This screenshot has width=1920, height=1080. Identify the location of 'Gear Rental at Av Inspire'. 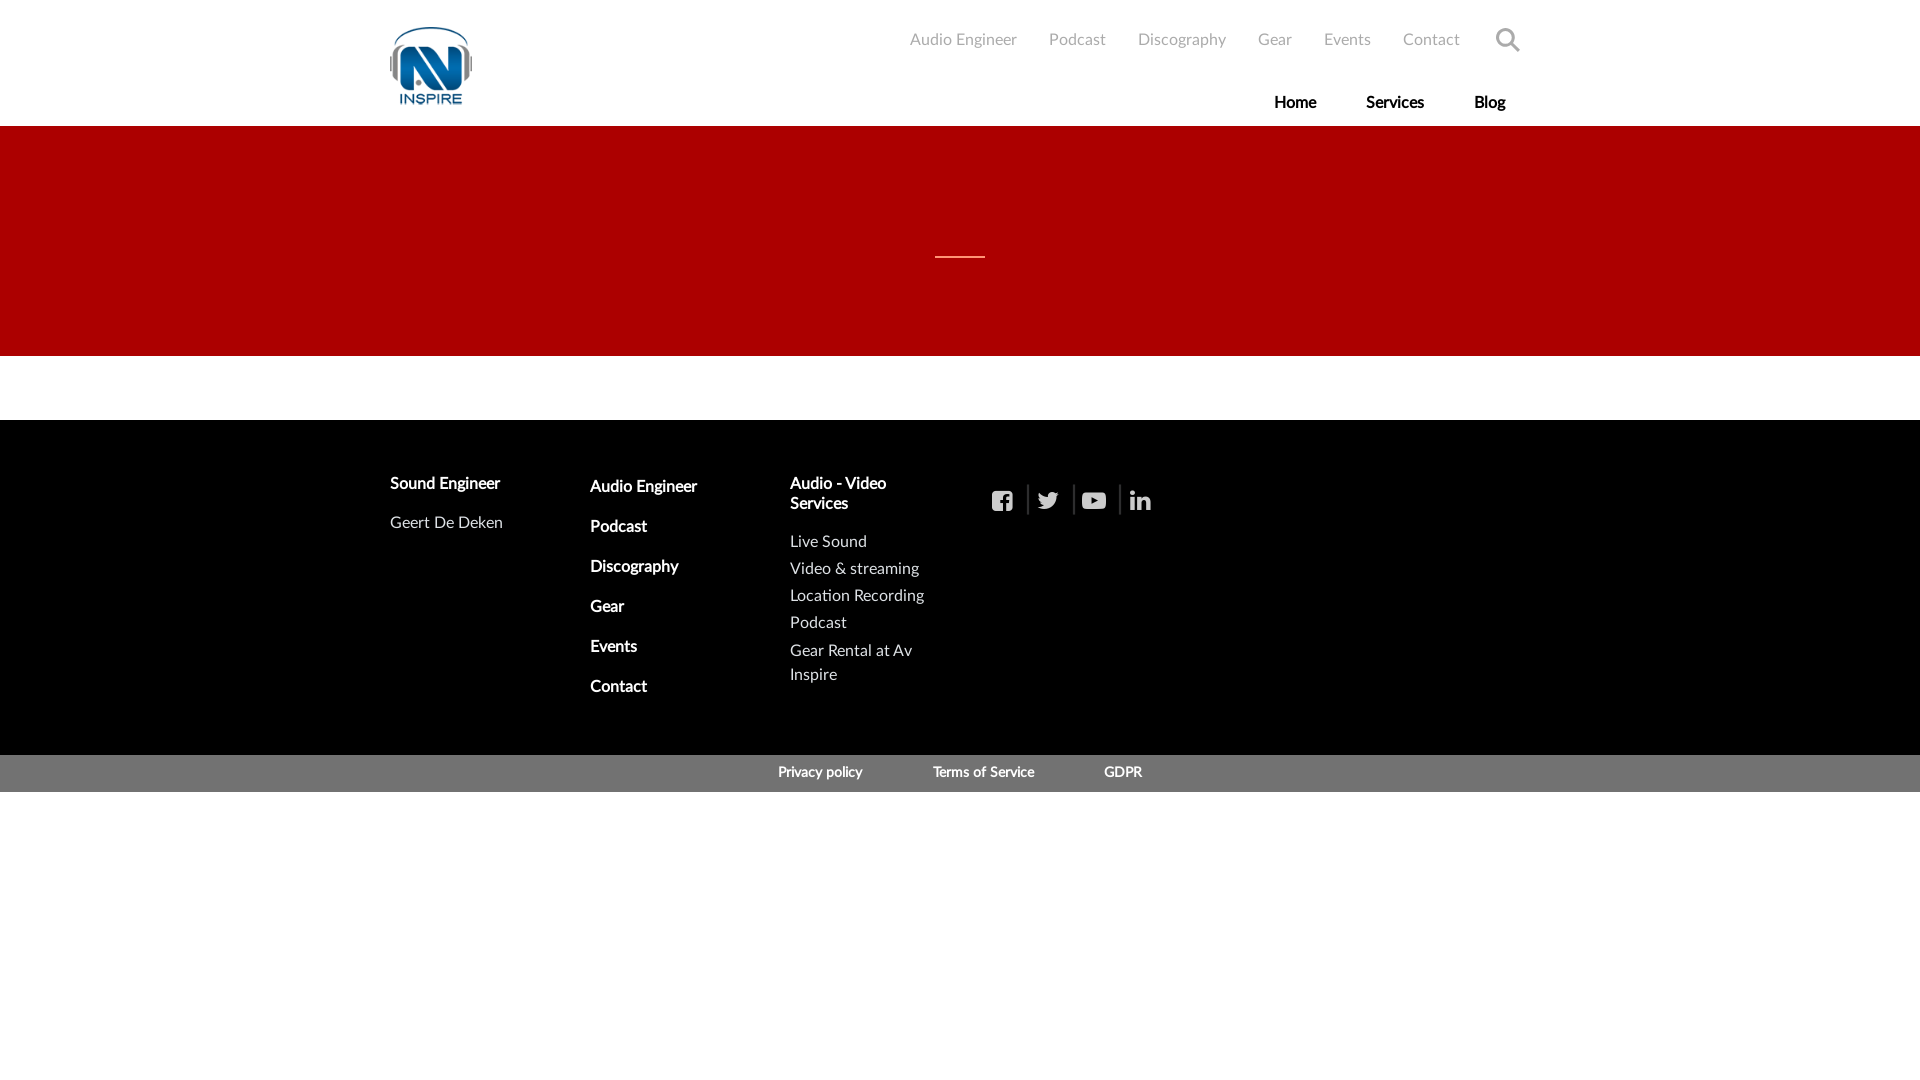
(850, 663).